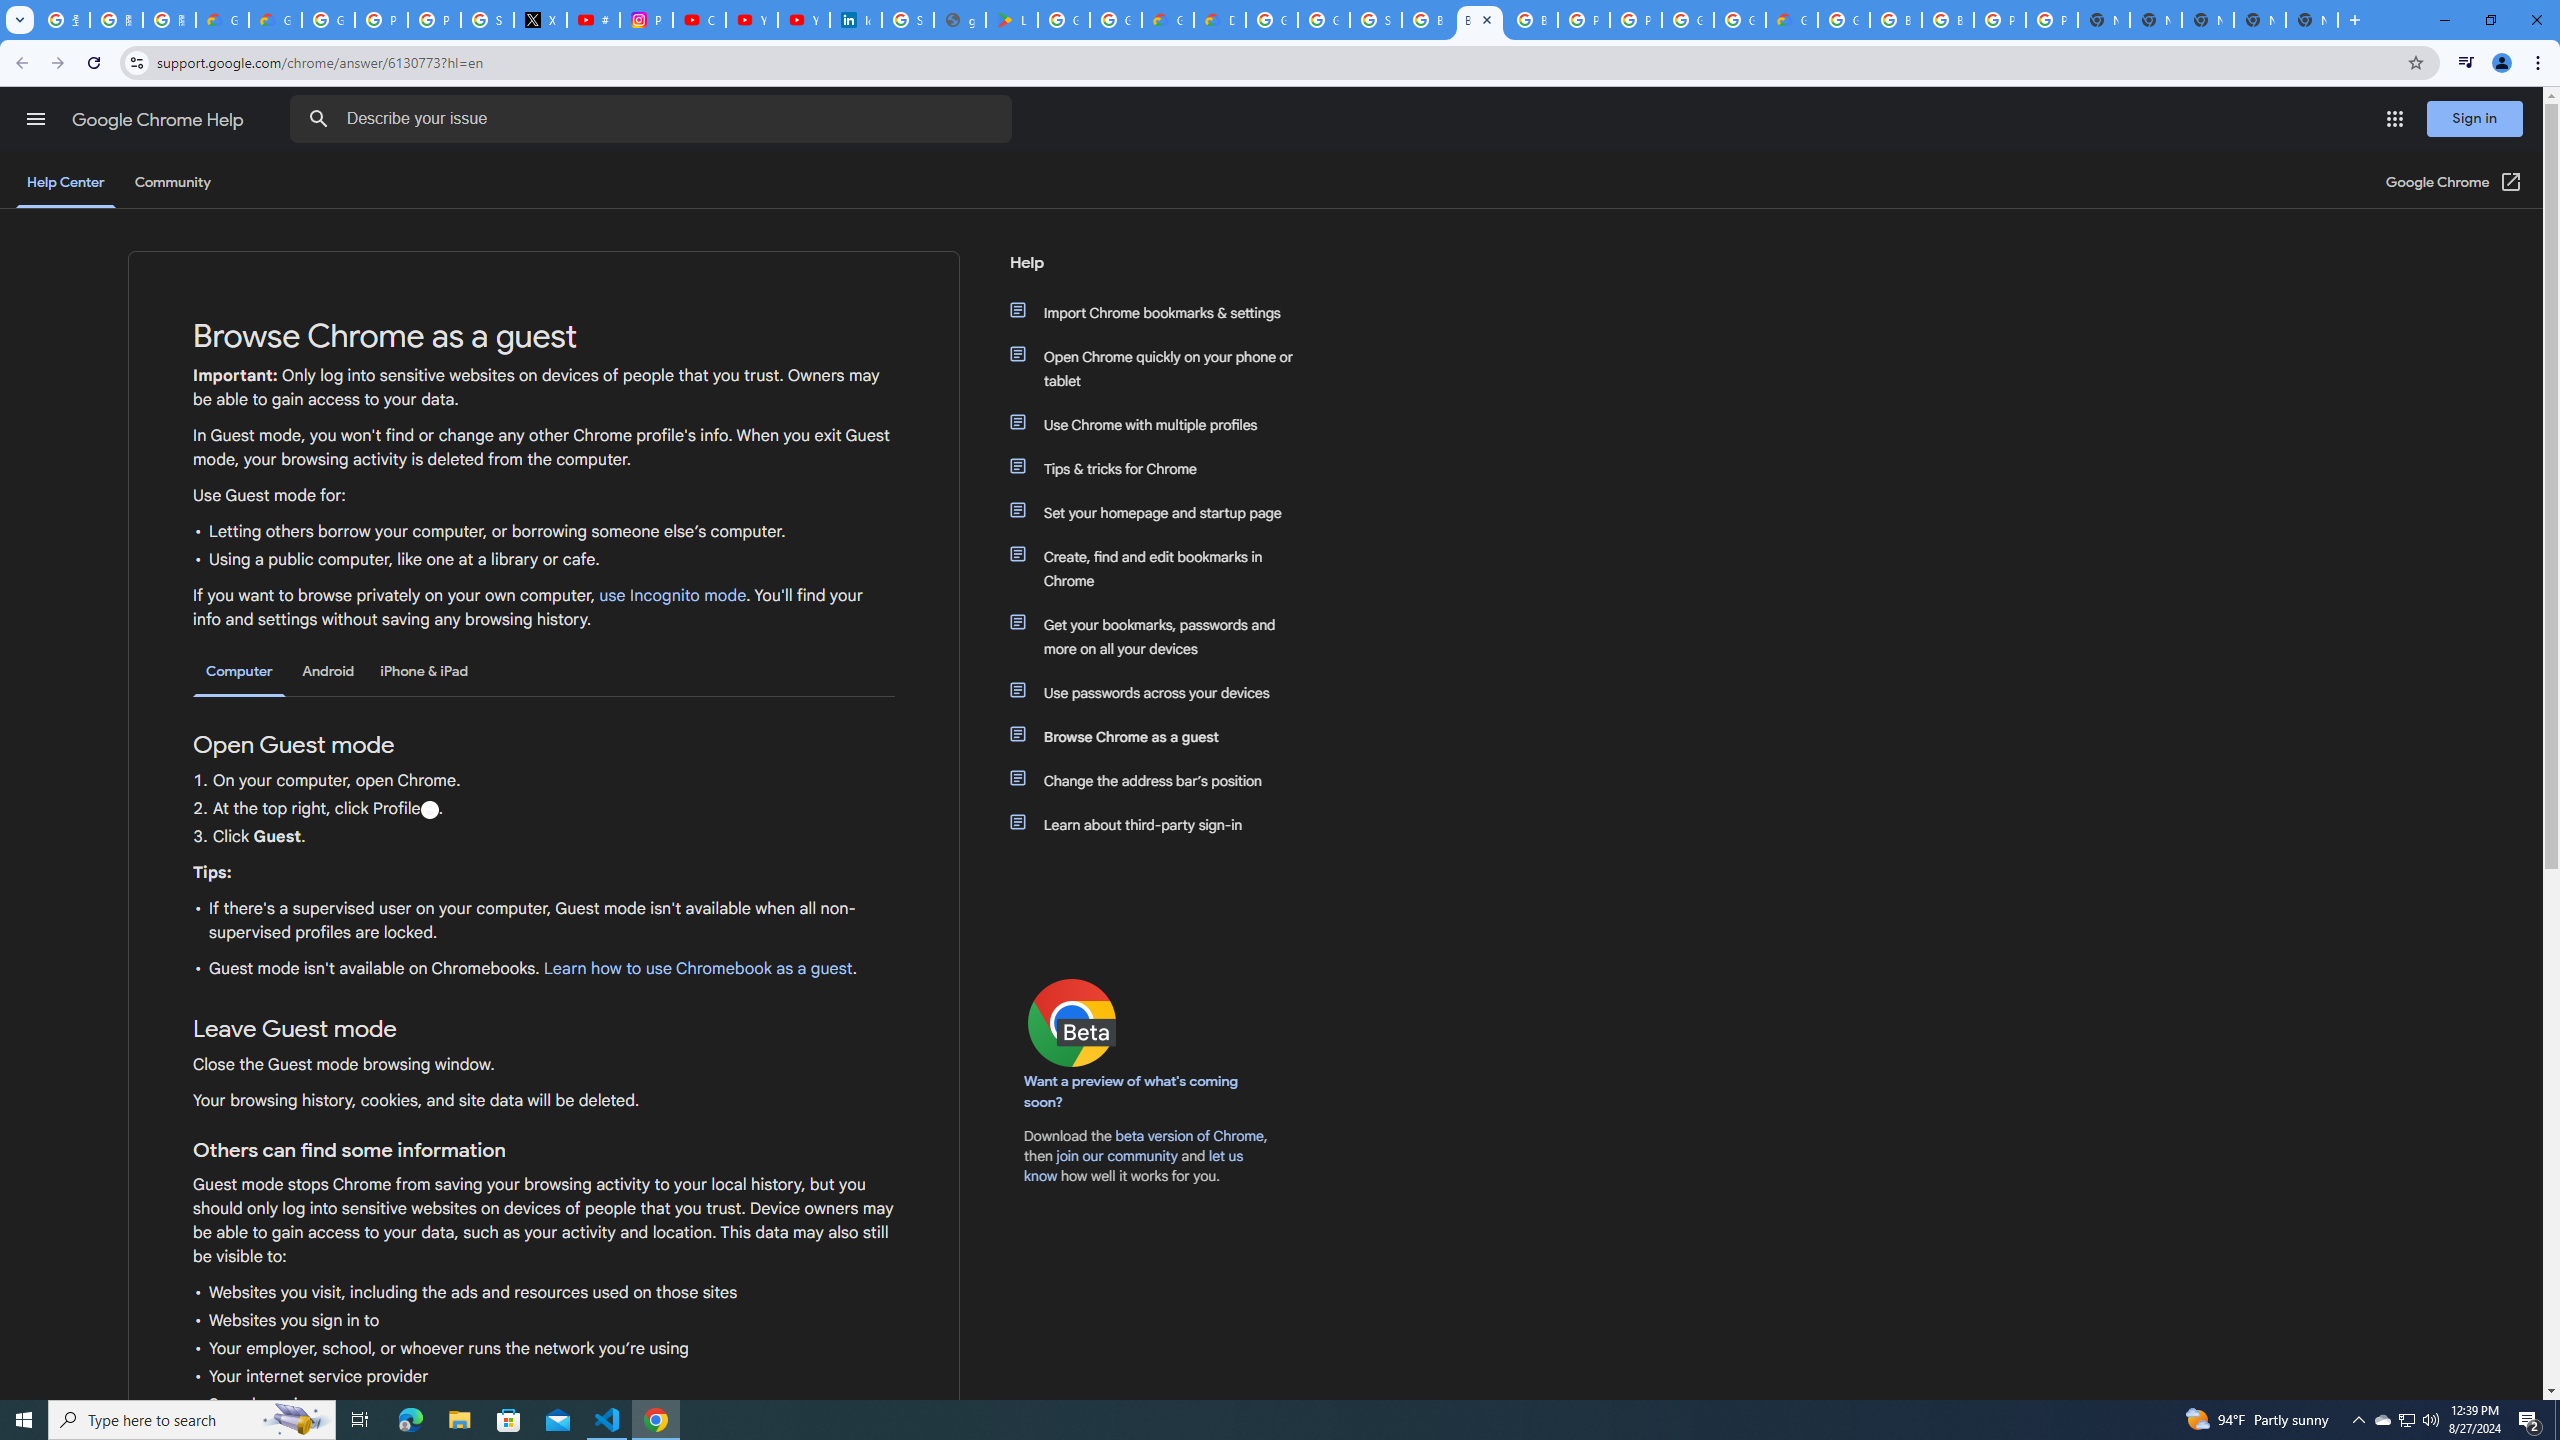 The image size is (2560, 1440). I want to click on 'Browse Chrome as a guest - Computer - Google Chrome Help', so click(1479, 19).